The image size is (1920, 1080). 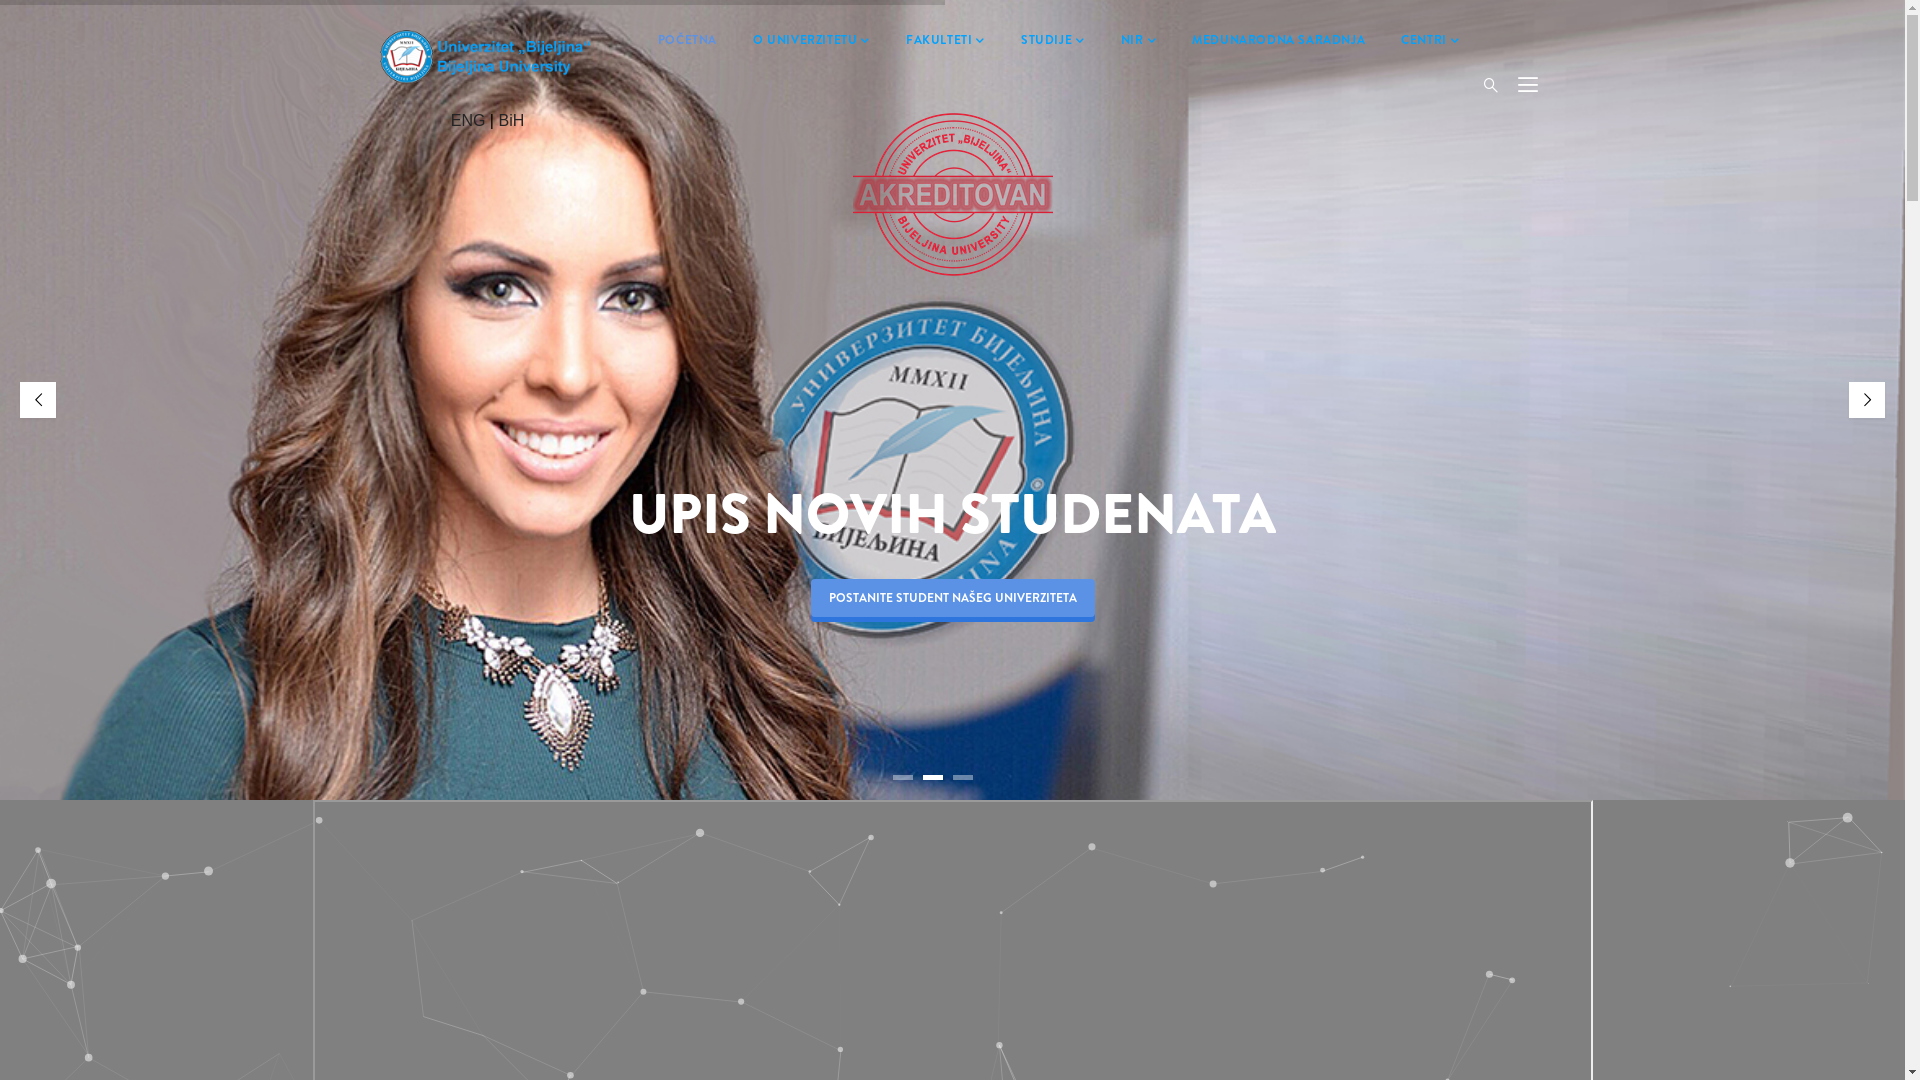 What do you see at coordinates (811, 41) in the screenshot?
I see `'O UNIVERZITETU'` at bounding box center [811, 41].